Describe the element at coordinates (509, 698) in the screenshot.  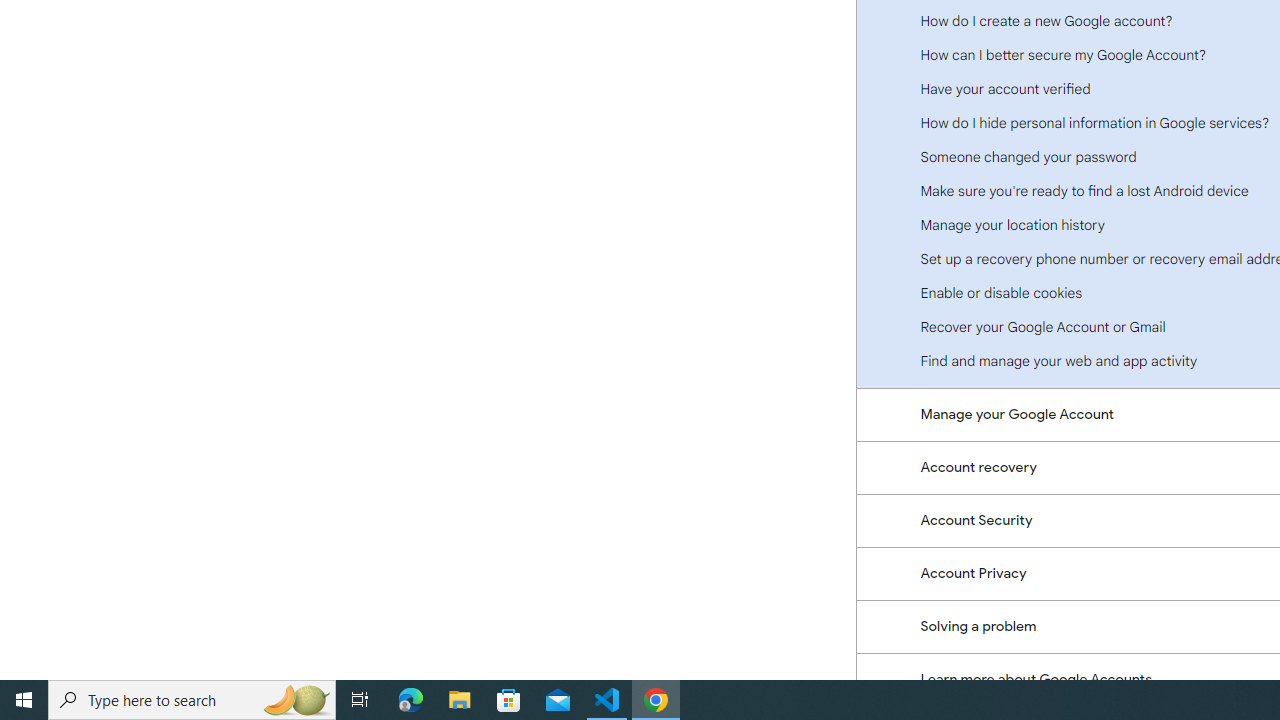
I see `'Microsoft Store'` at that location.